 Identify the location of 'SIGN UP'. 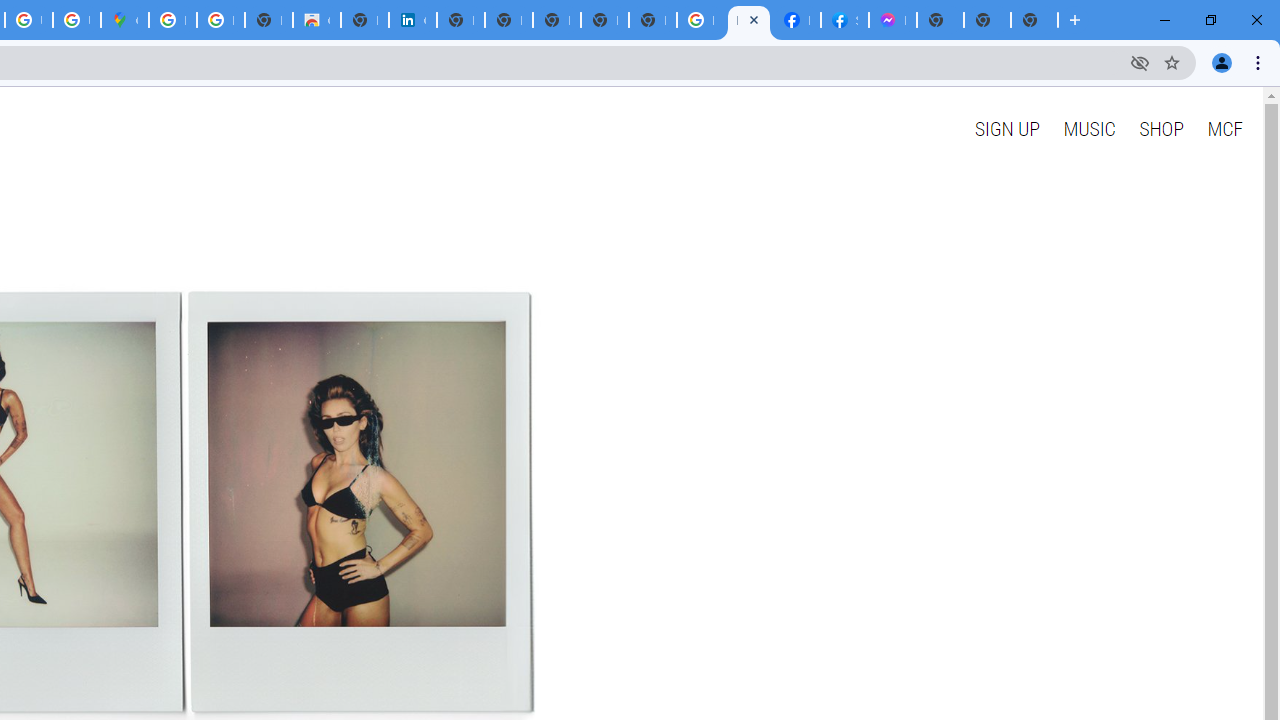
(1006, 128).